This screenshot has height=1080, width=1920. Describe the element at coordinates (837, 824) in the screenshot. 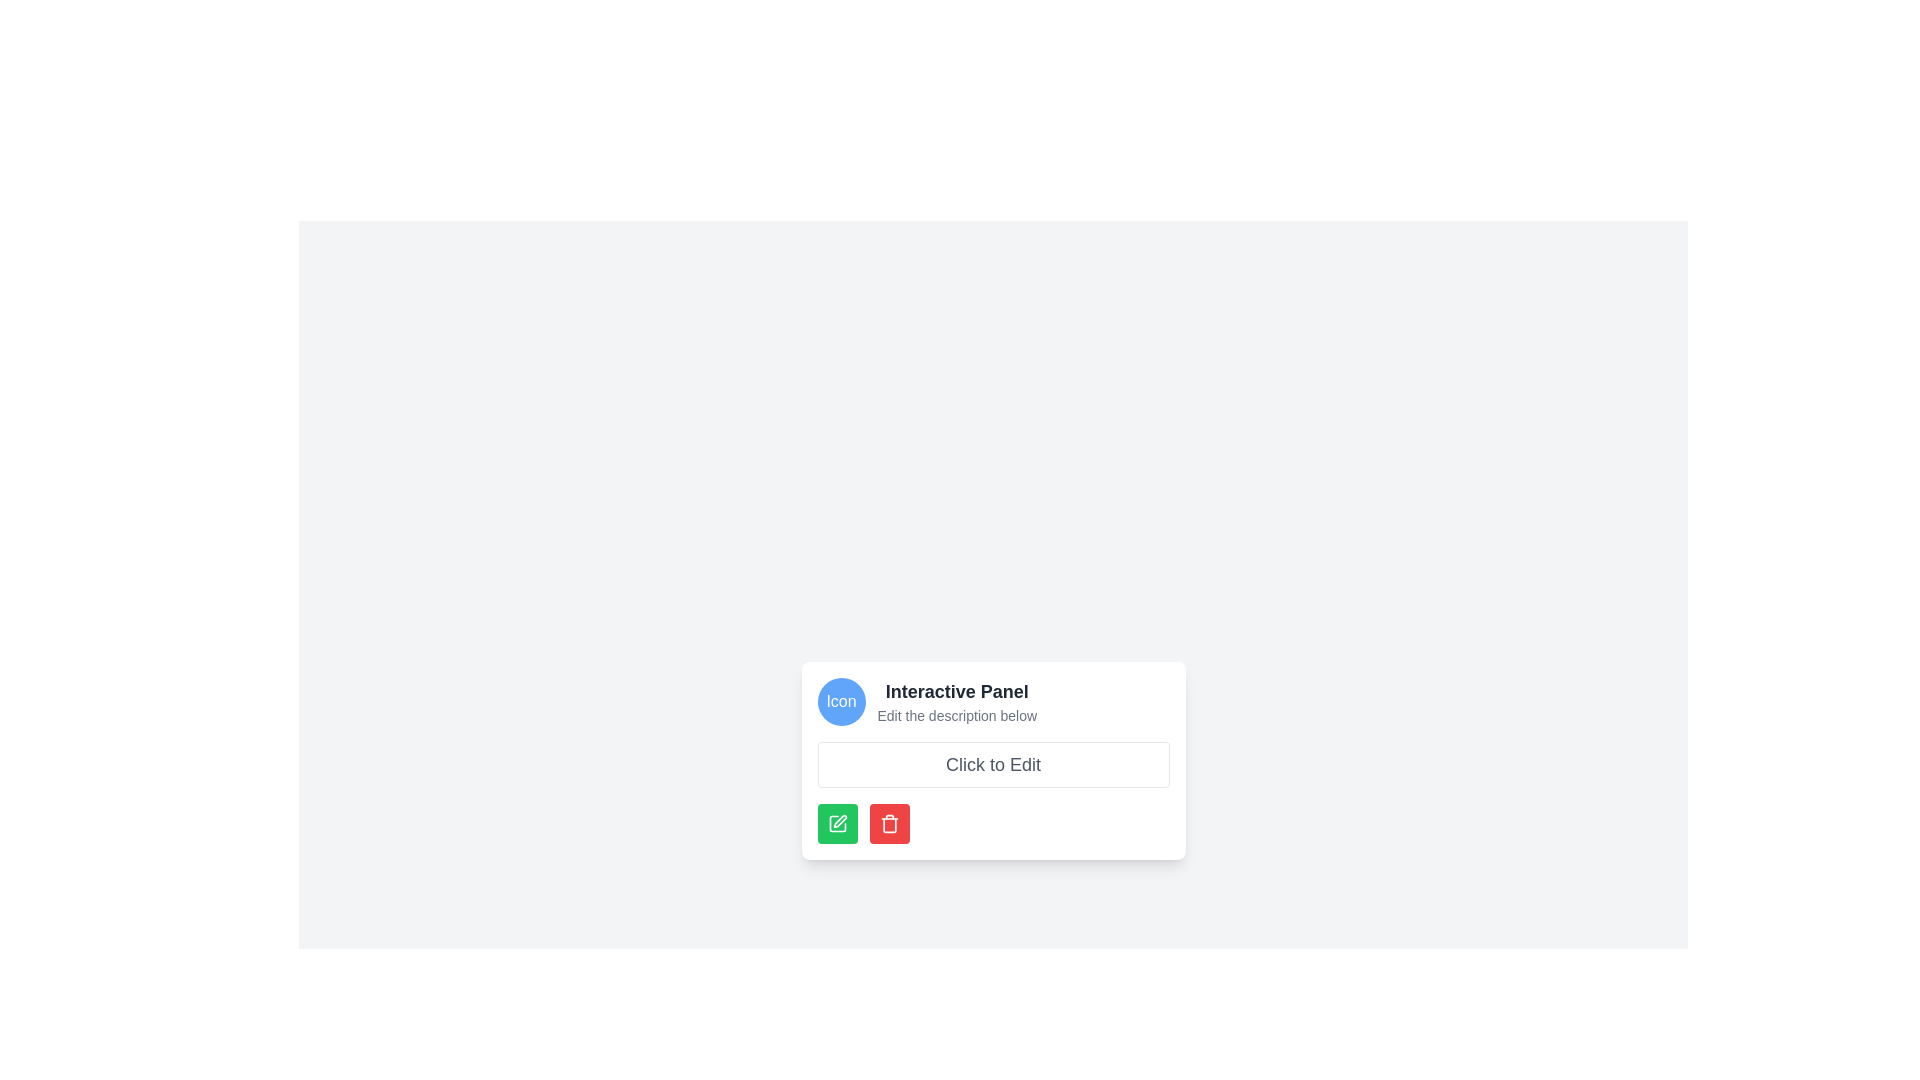

I see `the green button that contains the vector graphic icon, which is positioned below the 'Click` at that location.